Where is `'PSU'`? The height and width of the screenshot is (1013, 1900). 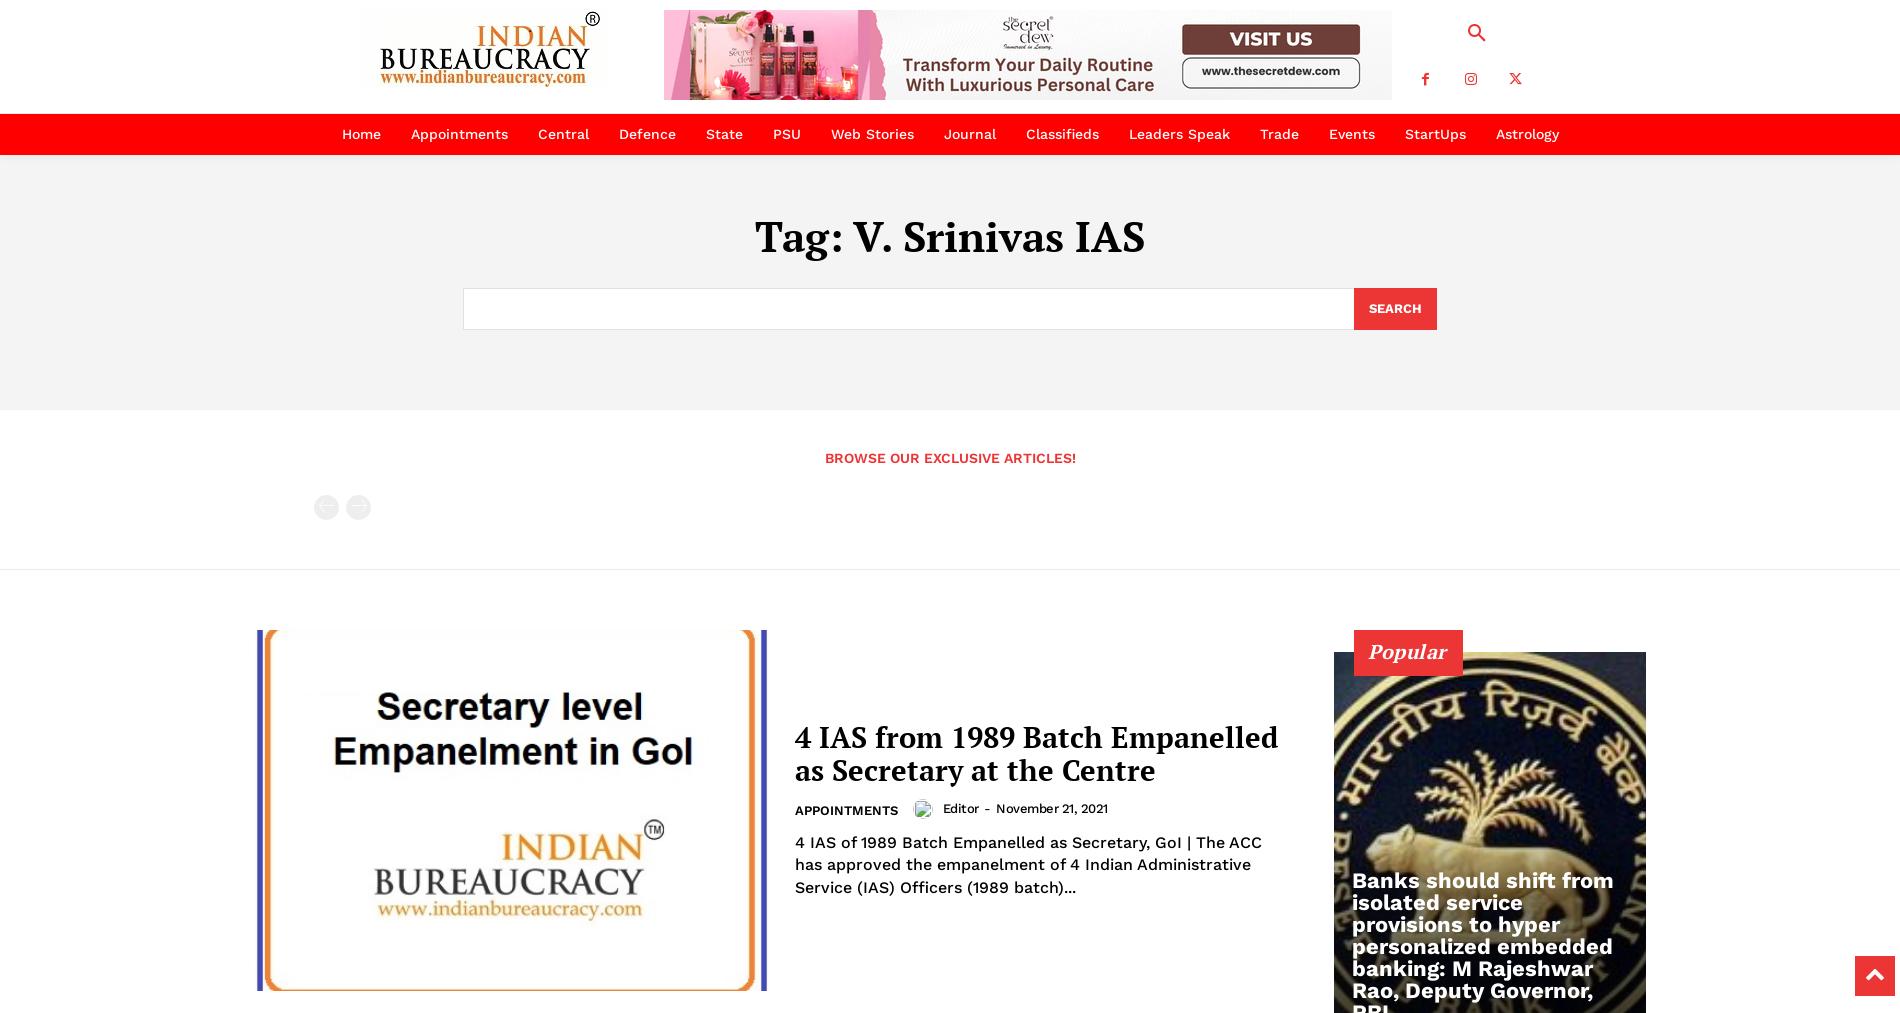 'PSU' is located at coordinates (785, 134).